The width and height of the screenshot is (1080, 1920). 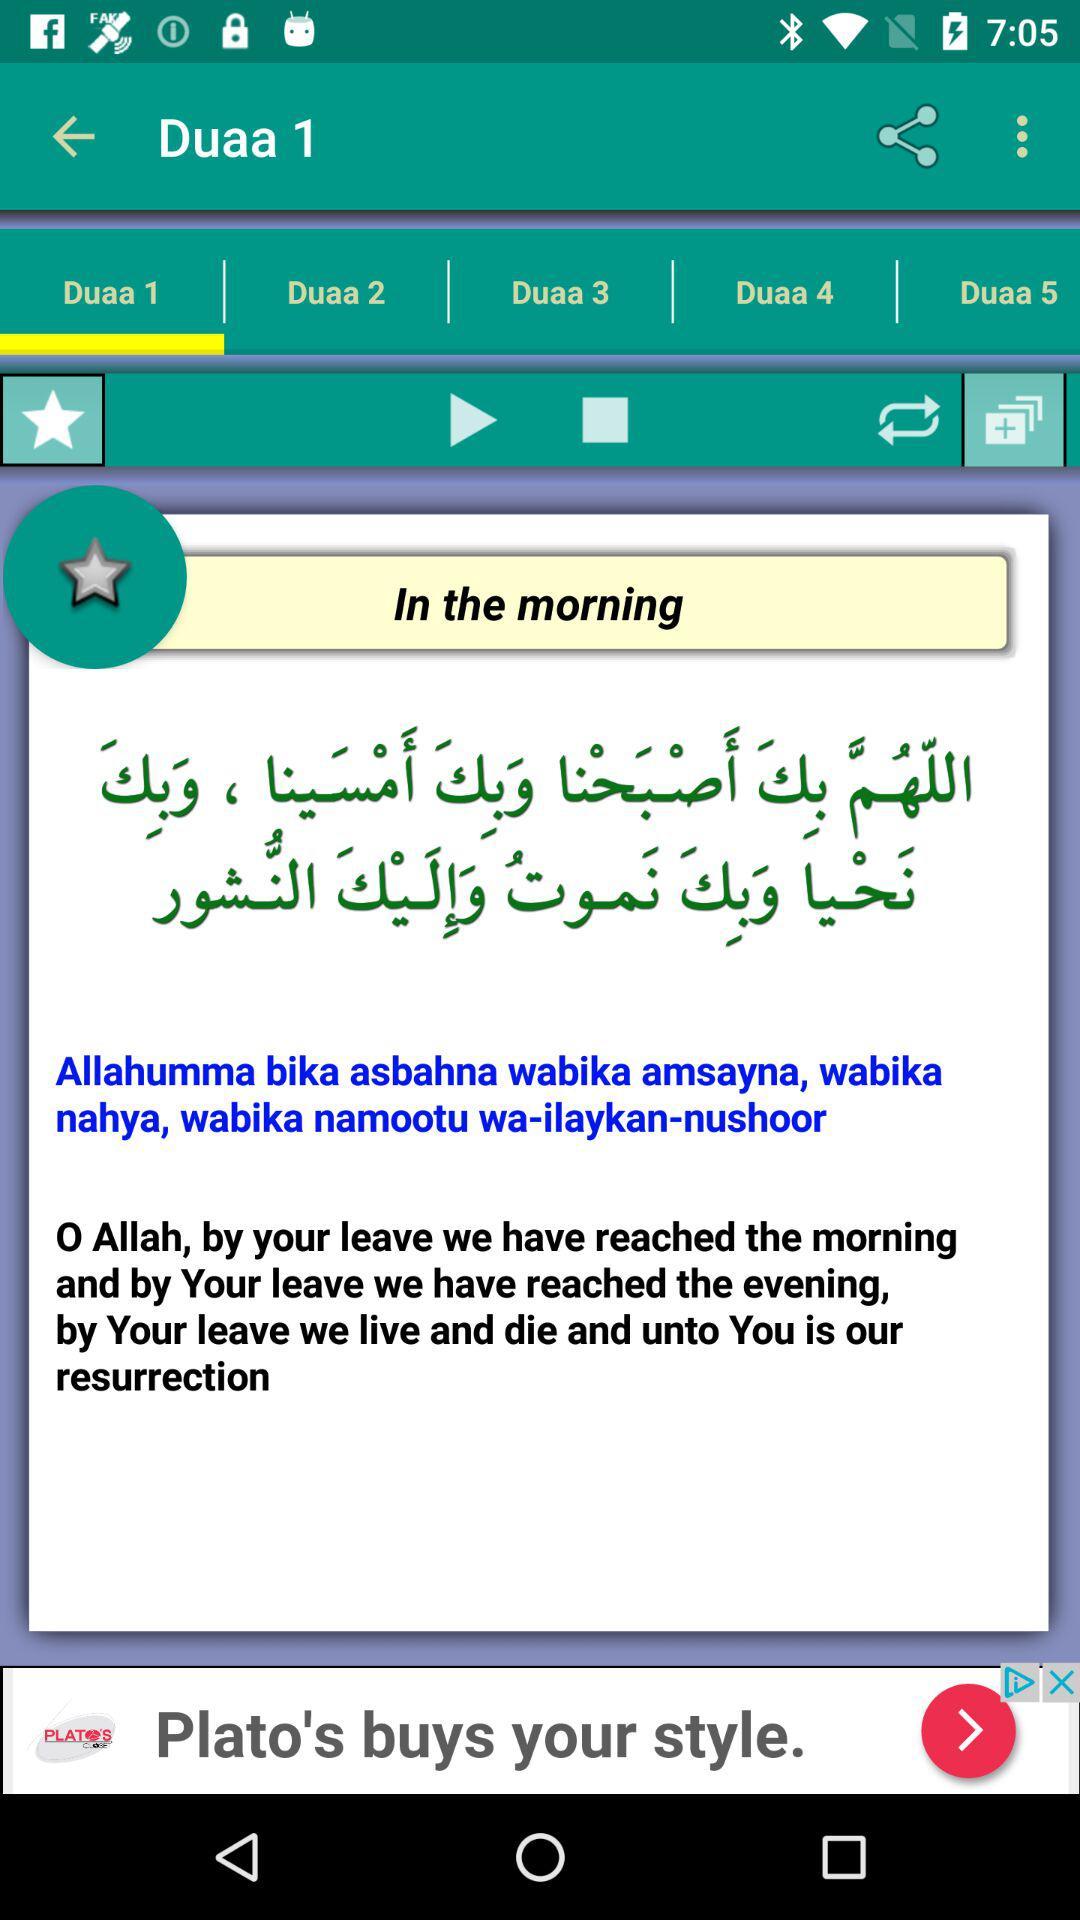 What do you see at coordinates (783, 290) in the screenshot?
I see `app to the right of duaa 3 icon` at bounding box center [783, 290].